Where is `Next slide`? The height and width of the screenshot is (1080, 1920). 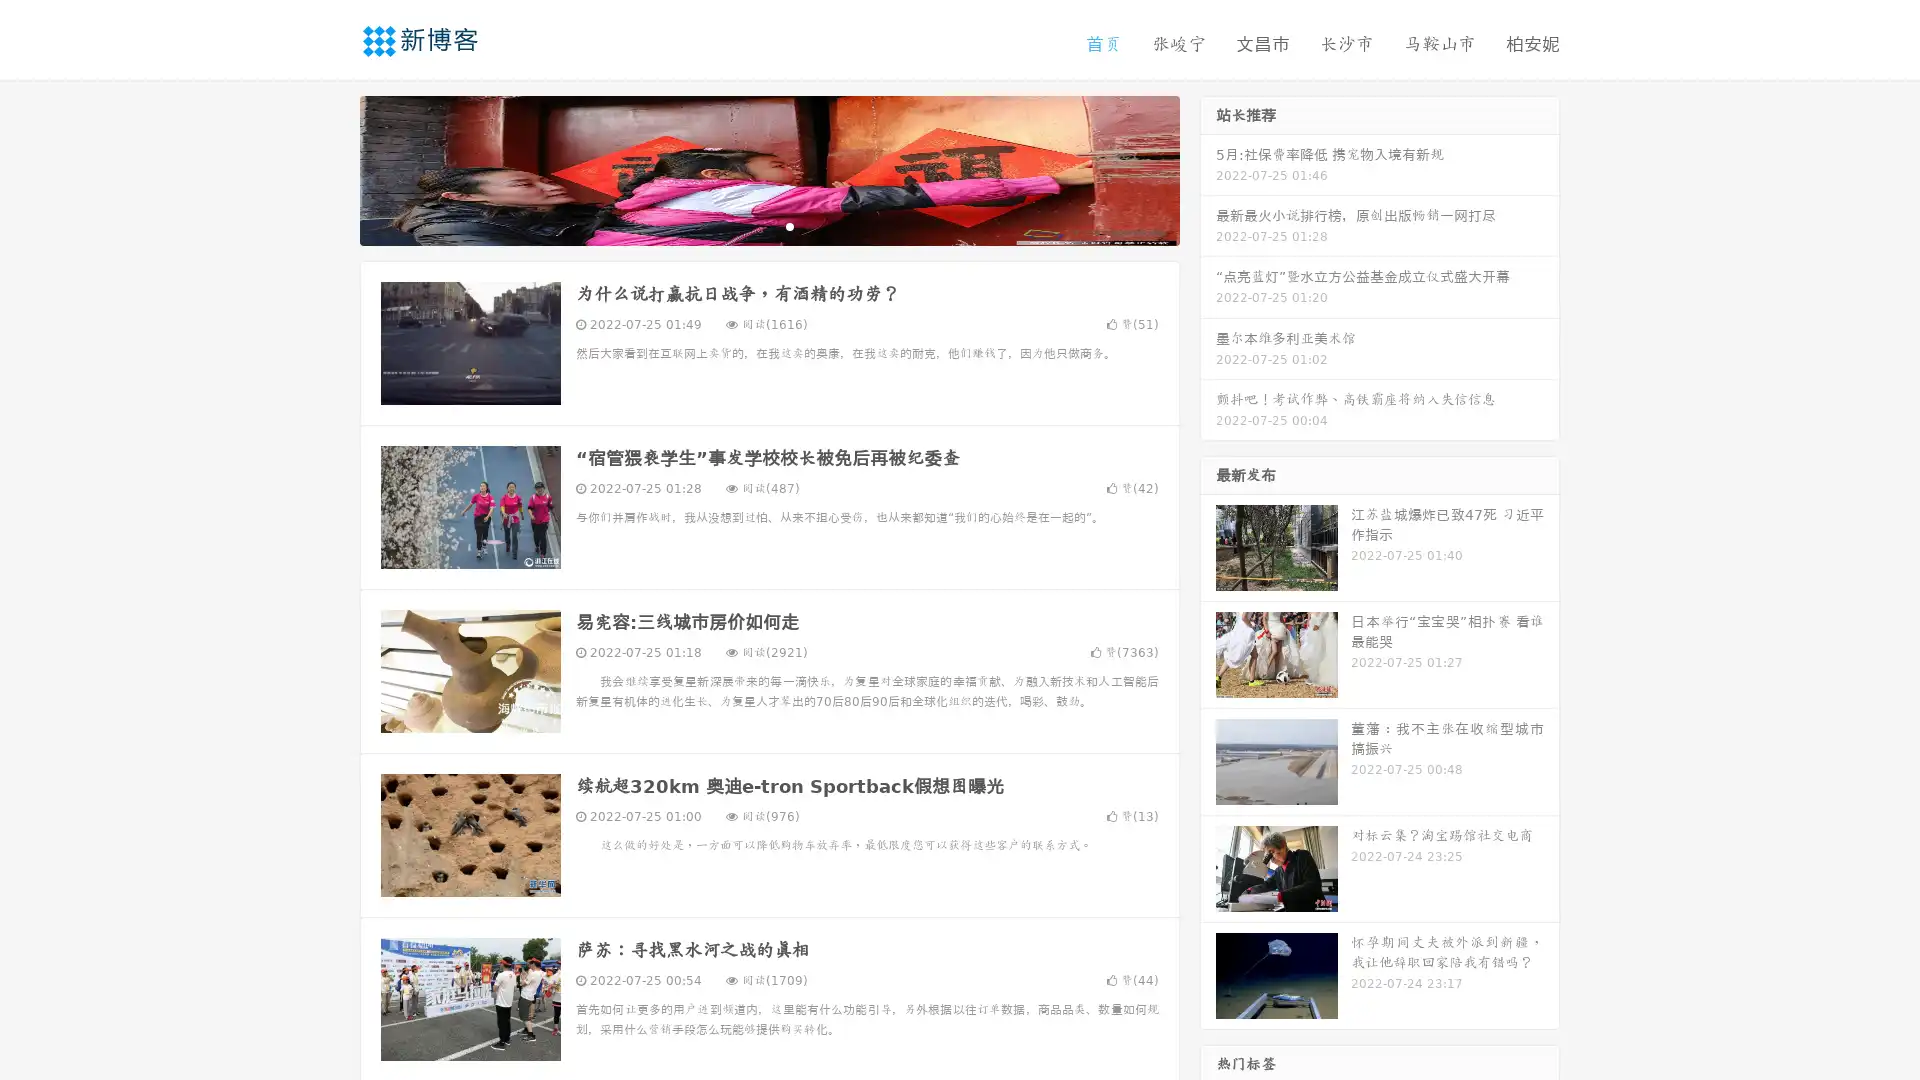 Next slide is located at coordinates (1208, 168).